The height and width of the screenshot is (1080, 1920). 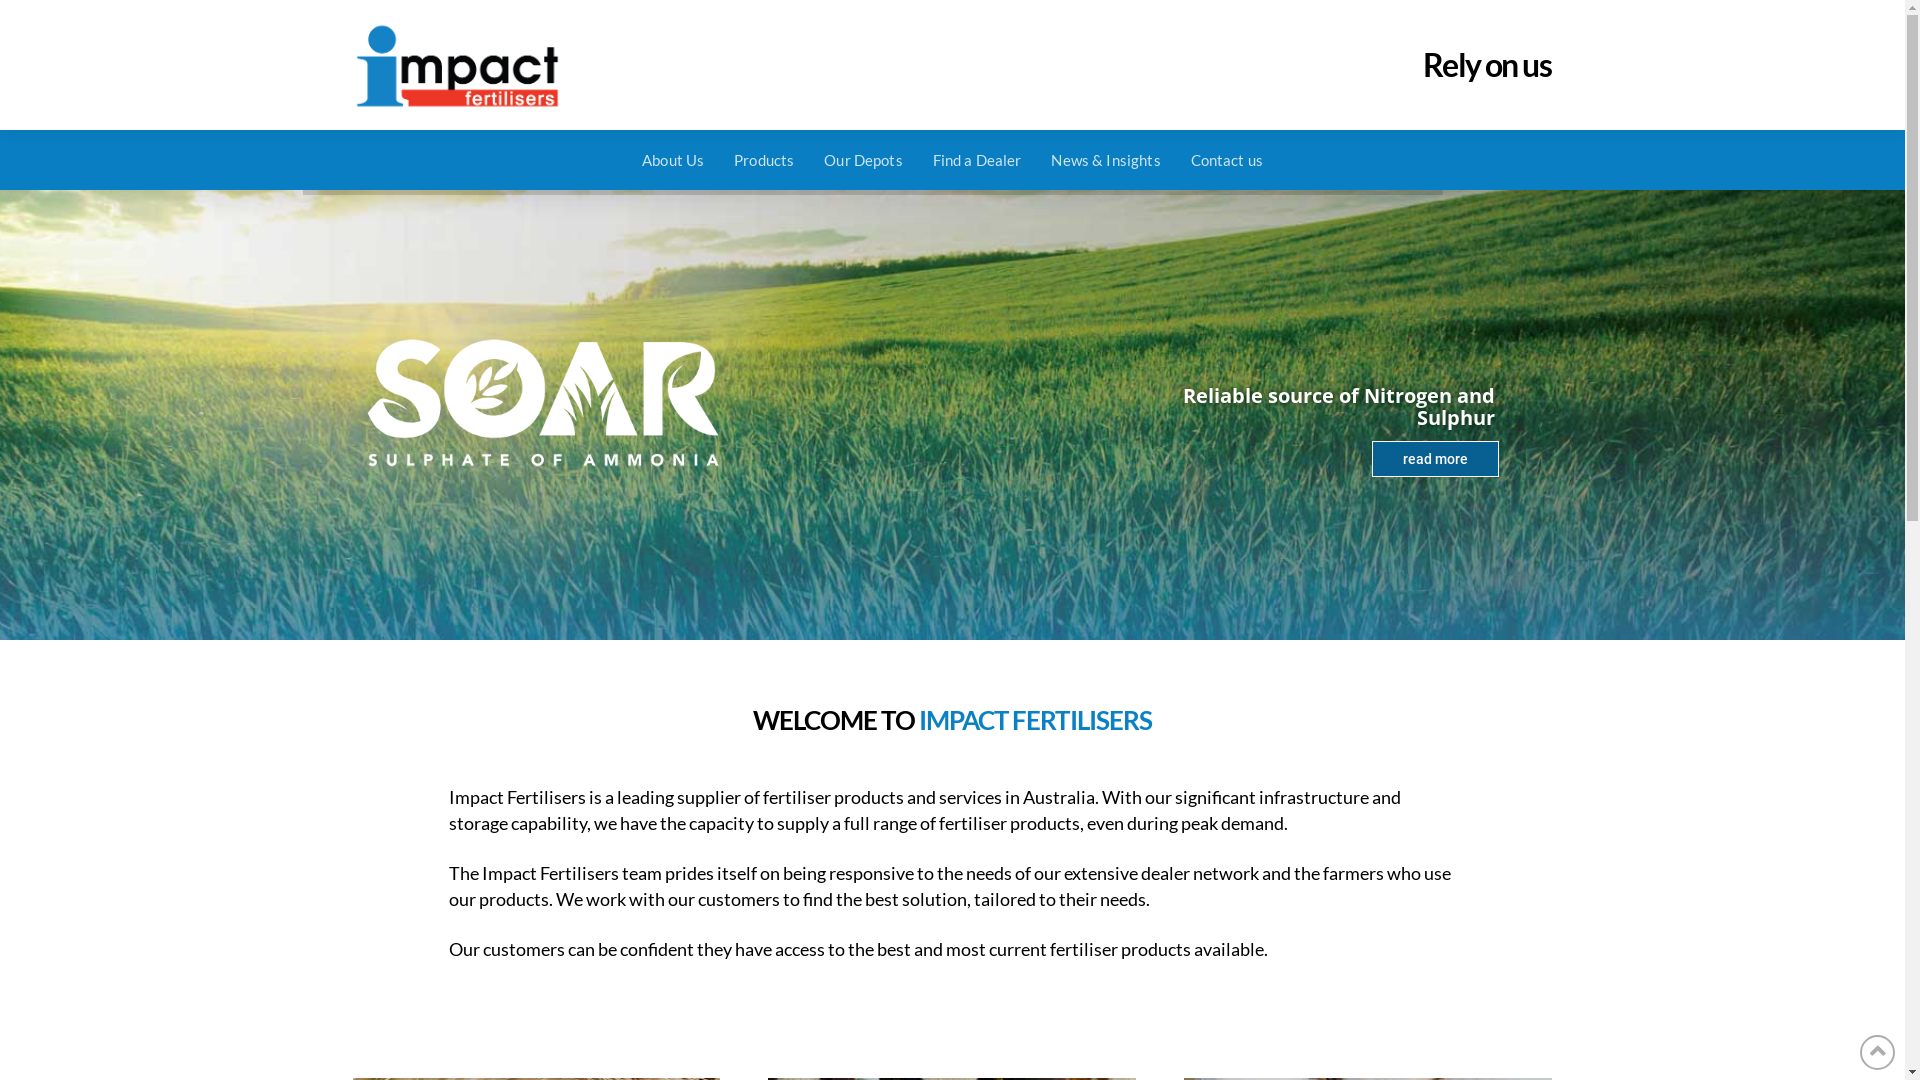 I want to click on 'About Us', so click(x=626, y=158).